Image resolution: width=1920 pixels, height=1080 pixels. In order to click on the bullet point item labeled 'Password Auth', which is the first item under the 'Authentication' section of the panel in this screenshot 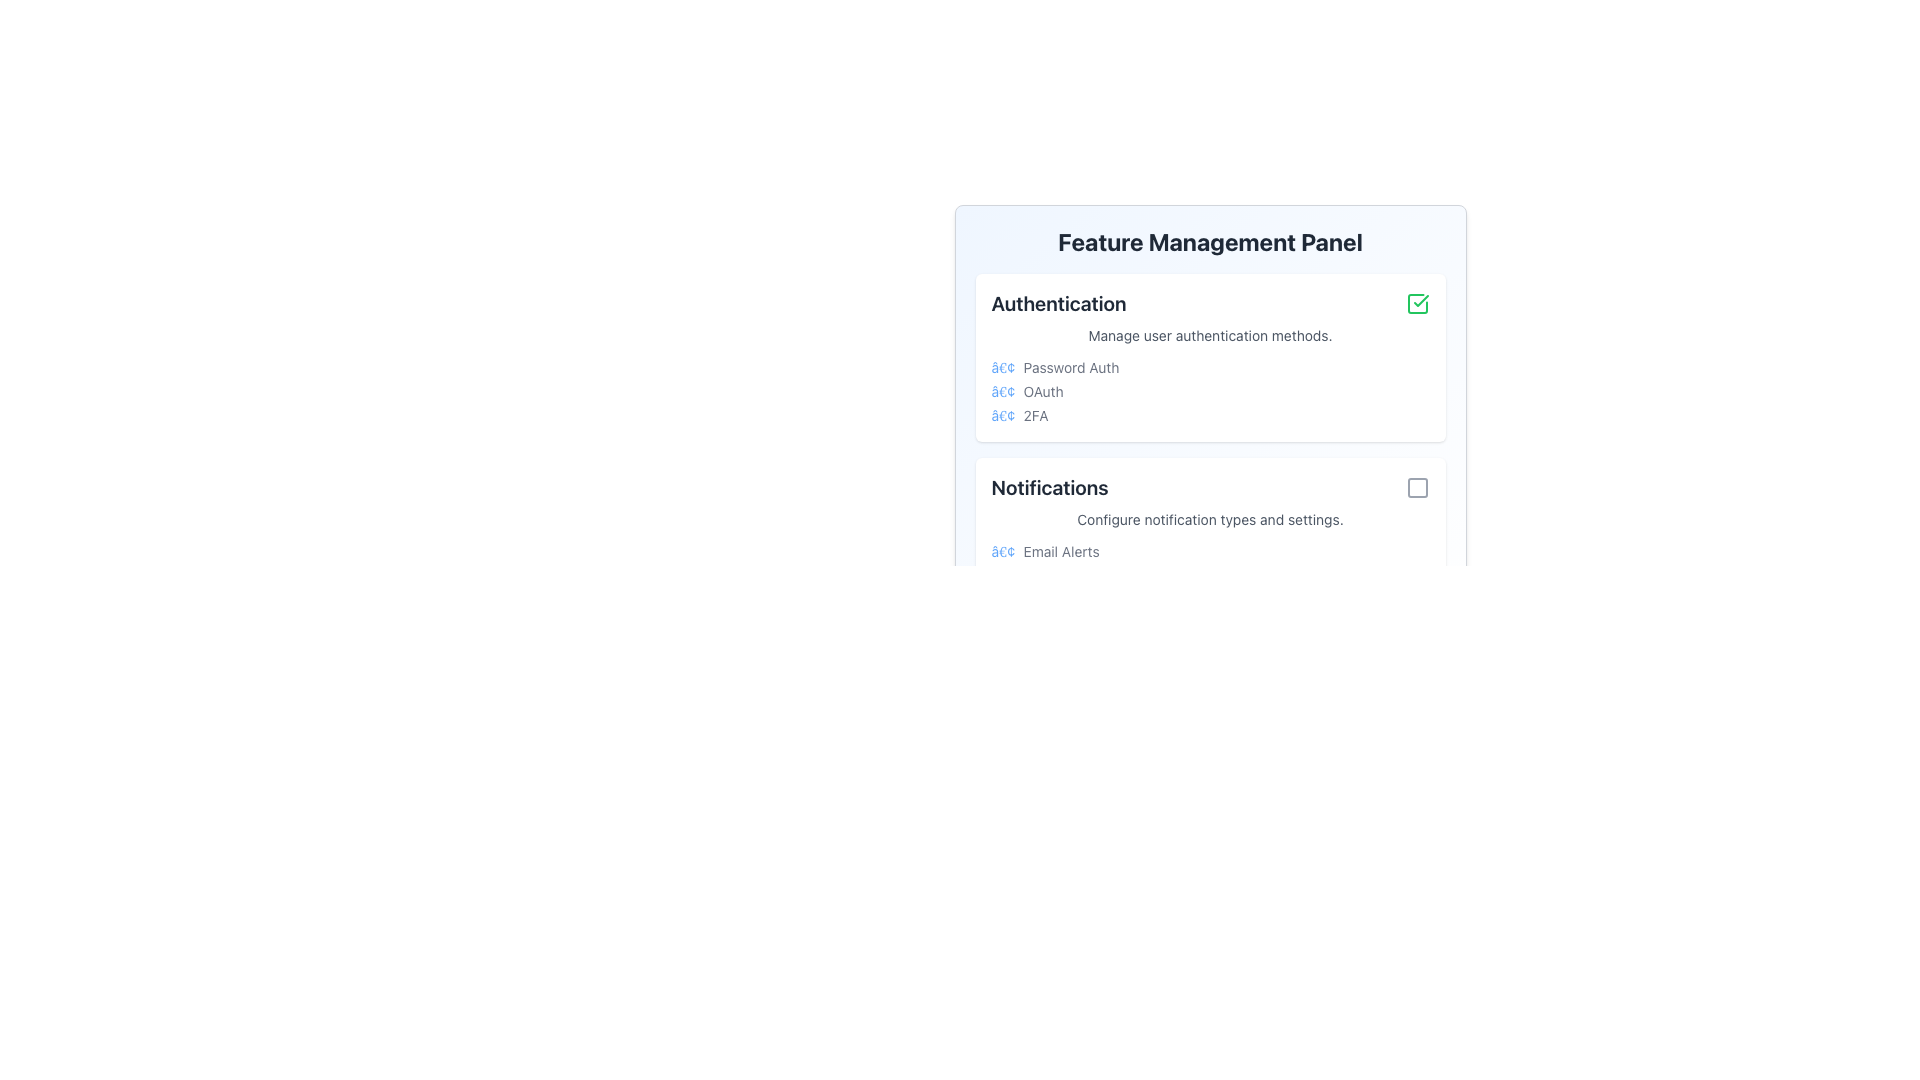, I will do `click(1209, 367)`.